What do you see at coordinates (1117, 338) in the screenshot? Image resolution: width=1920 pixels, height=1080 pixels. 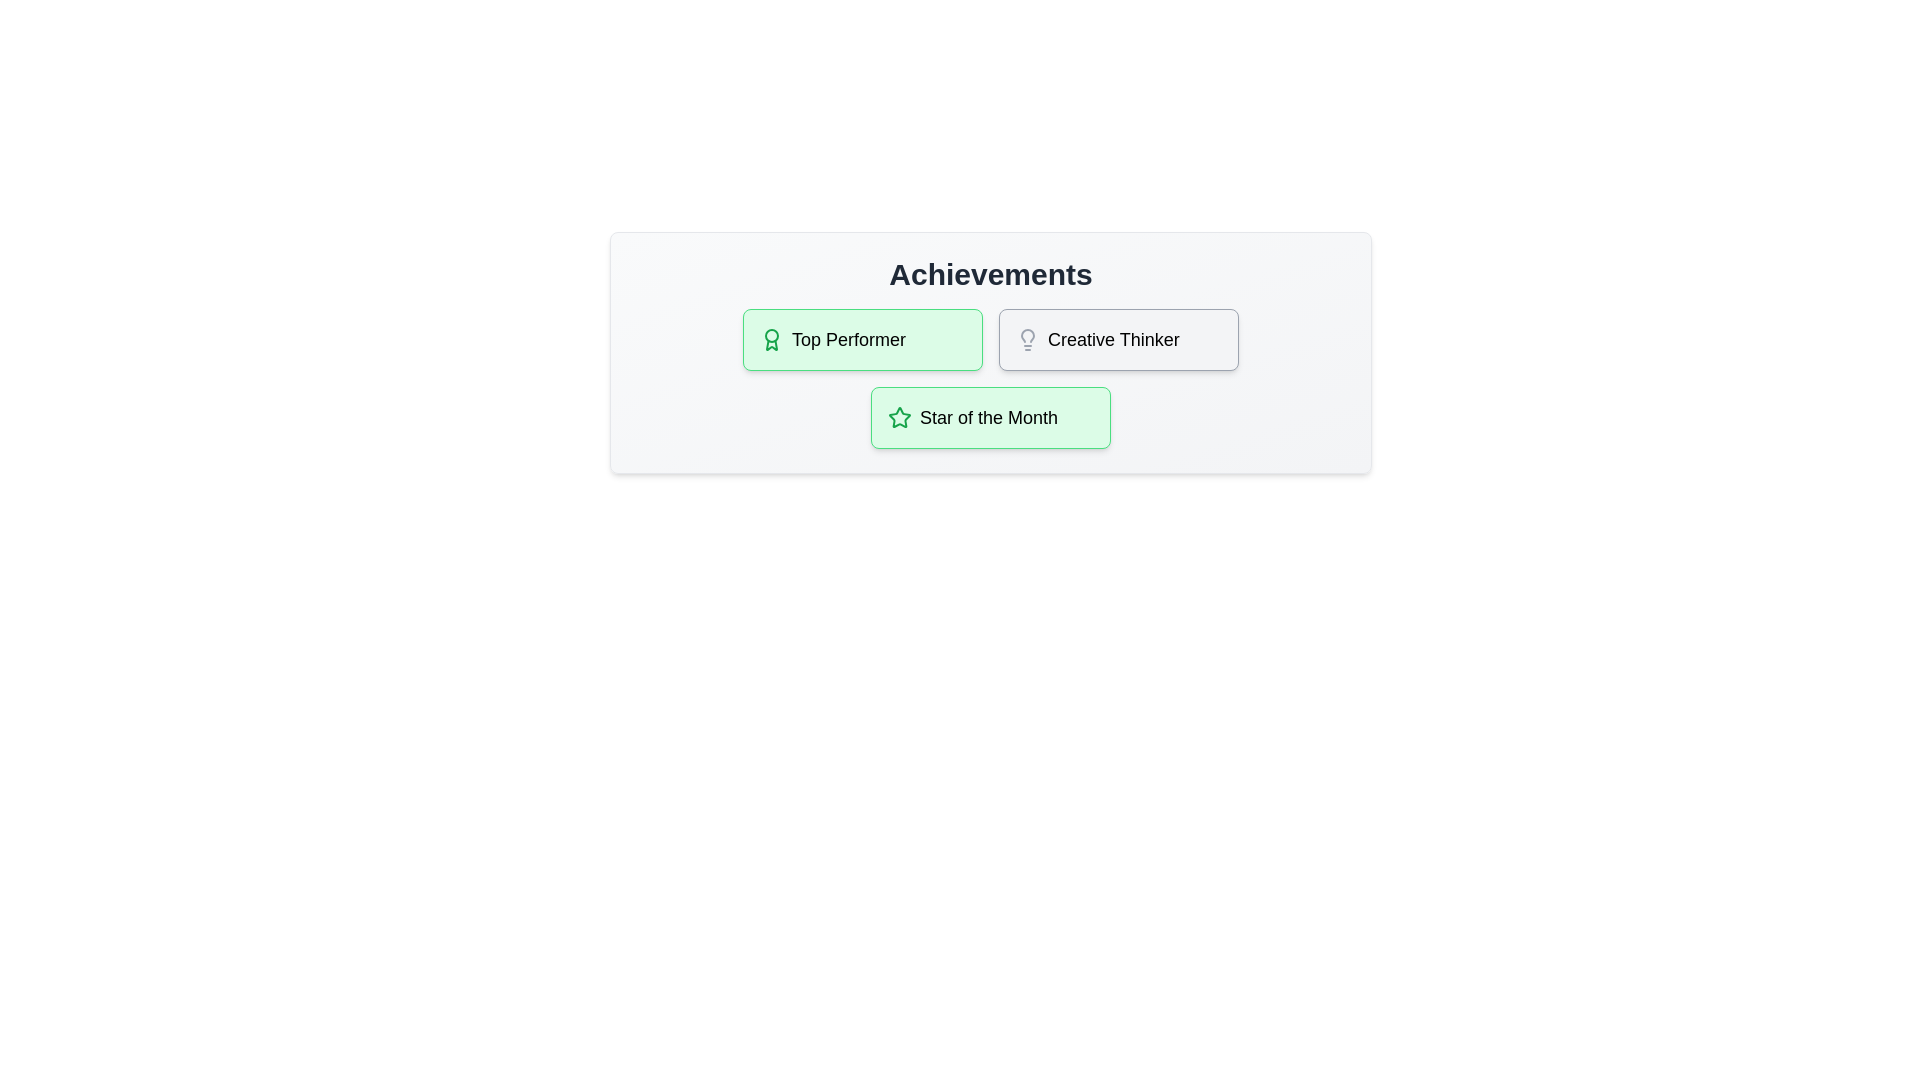 I see `the achievement Creative Thinker to display its tooltip or effect` at bounding box center [1117, 338].